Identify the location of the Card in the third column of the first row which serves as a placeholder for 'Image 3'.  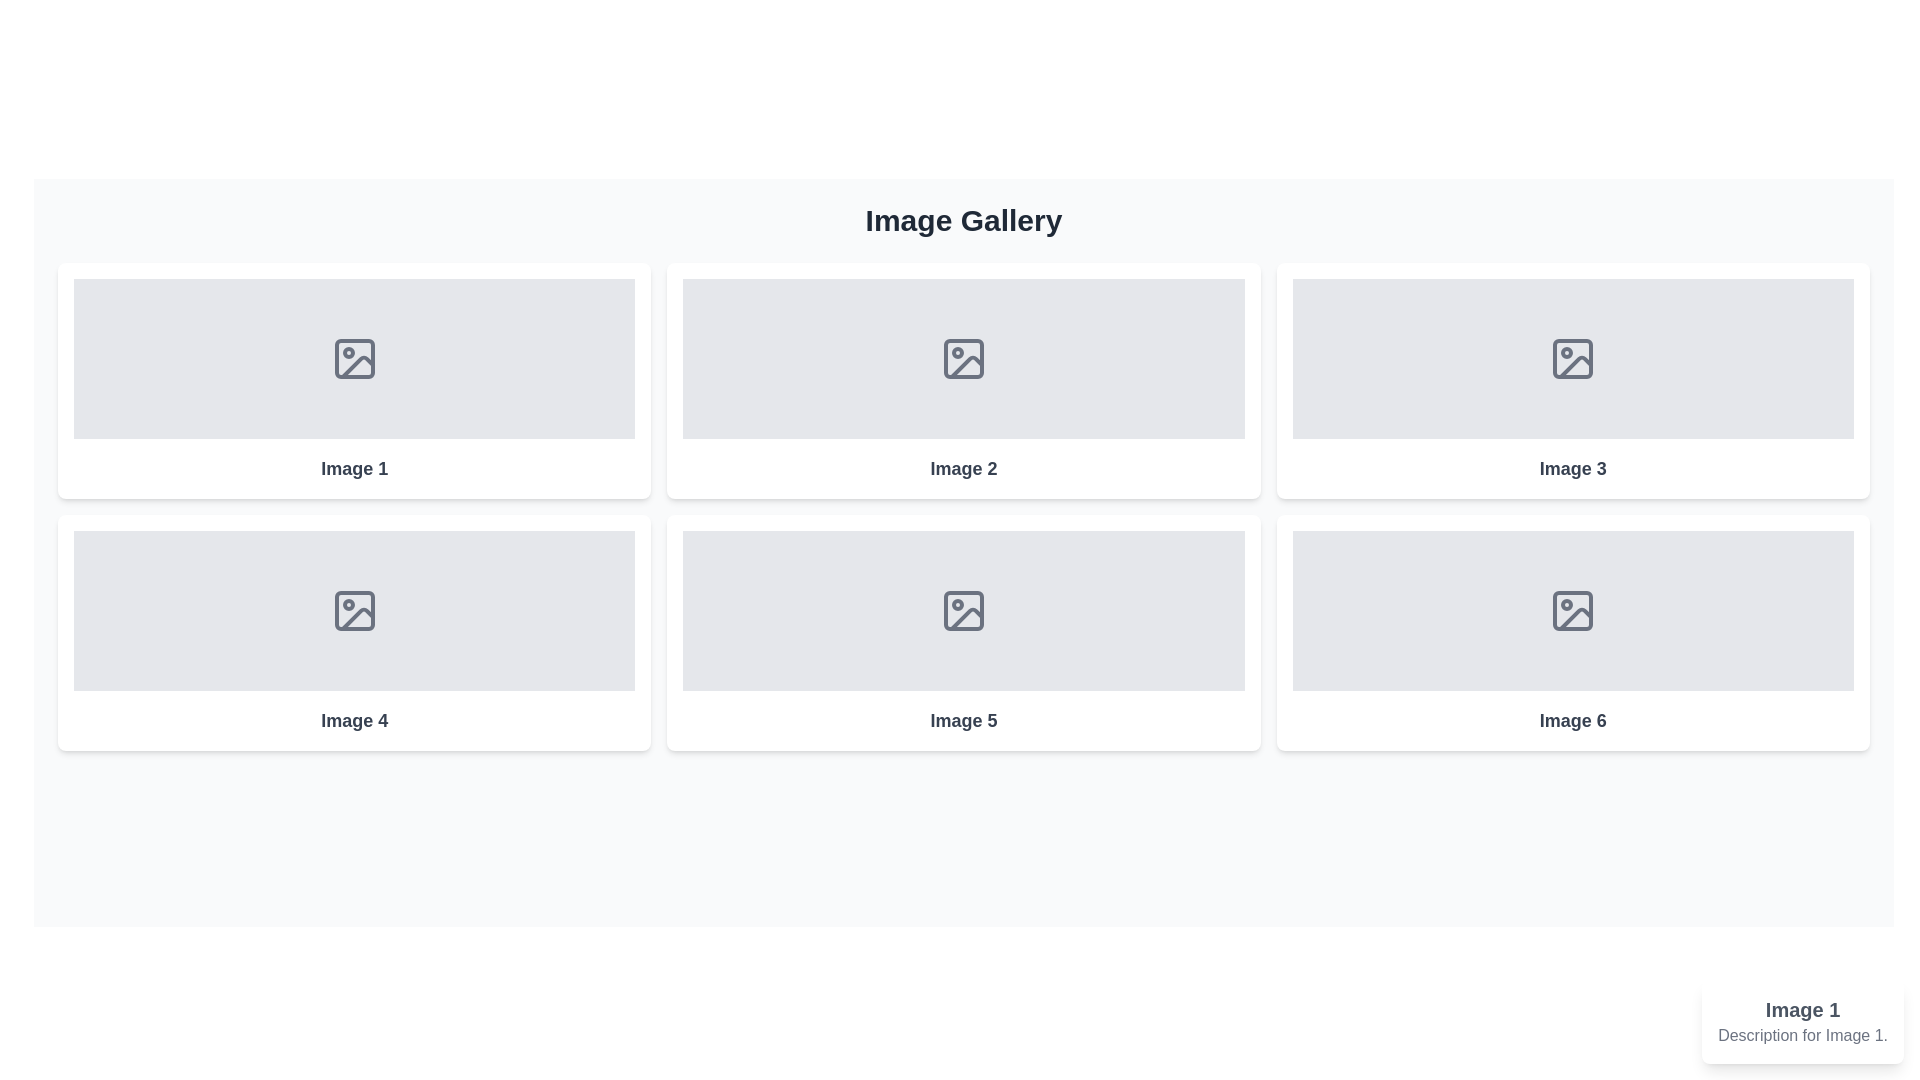
(1572, 381).